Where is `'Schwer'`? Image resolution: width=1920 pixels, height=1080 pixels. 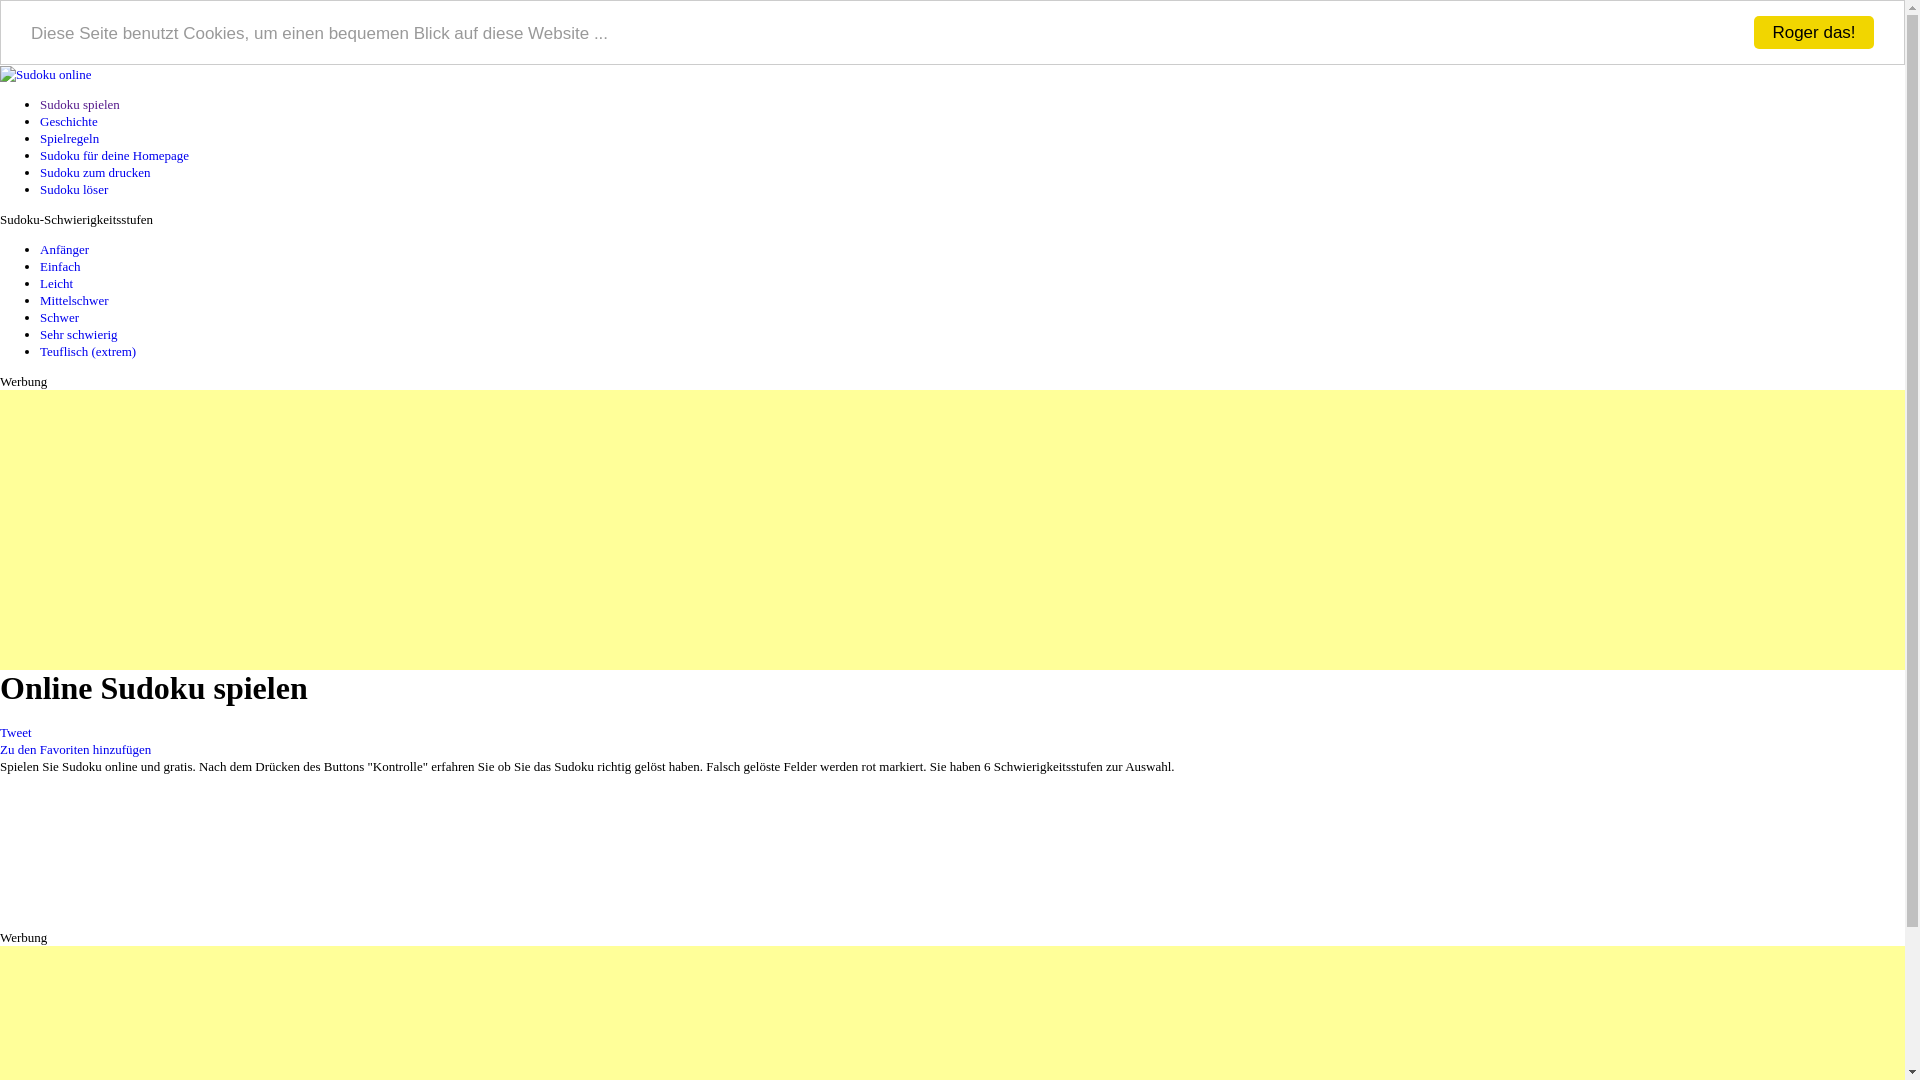 'Schwer' is located at coordinates (59, 316).